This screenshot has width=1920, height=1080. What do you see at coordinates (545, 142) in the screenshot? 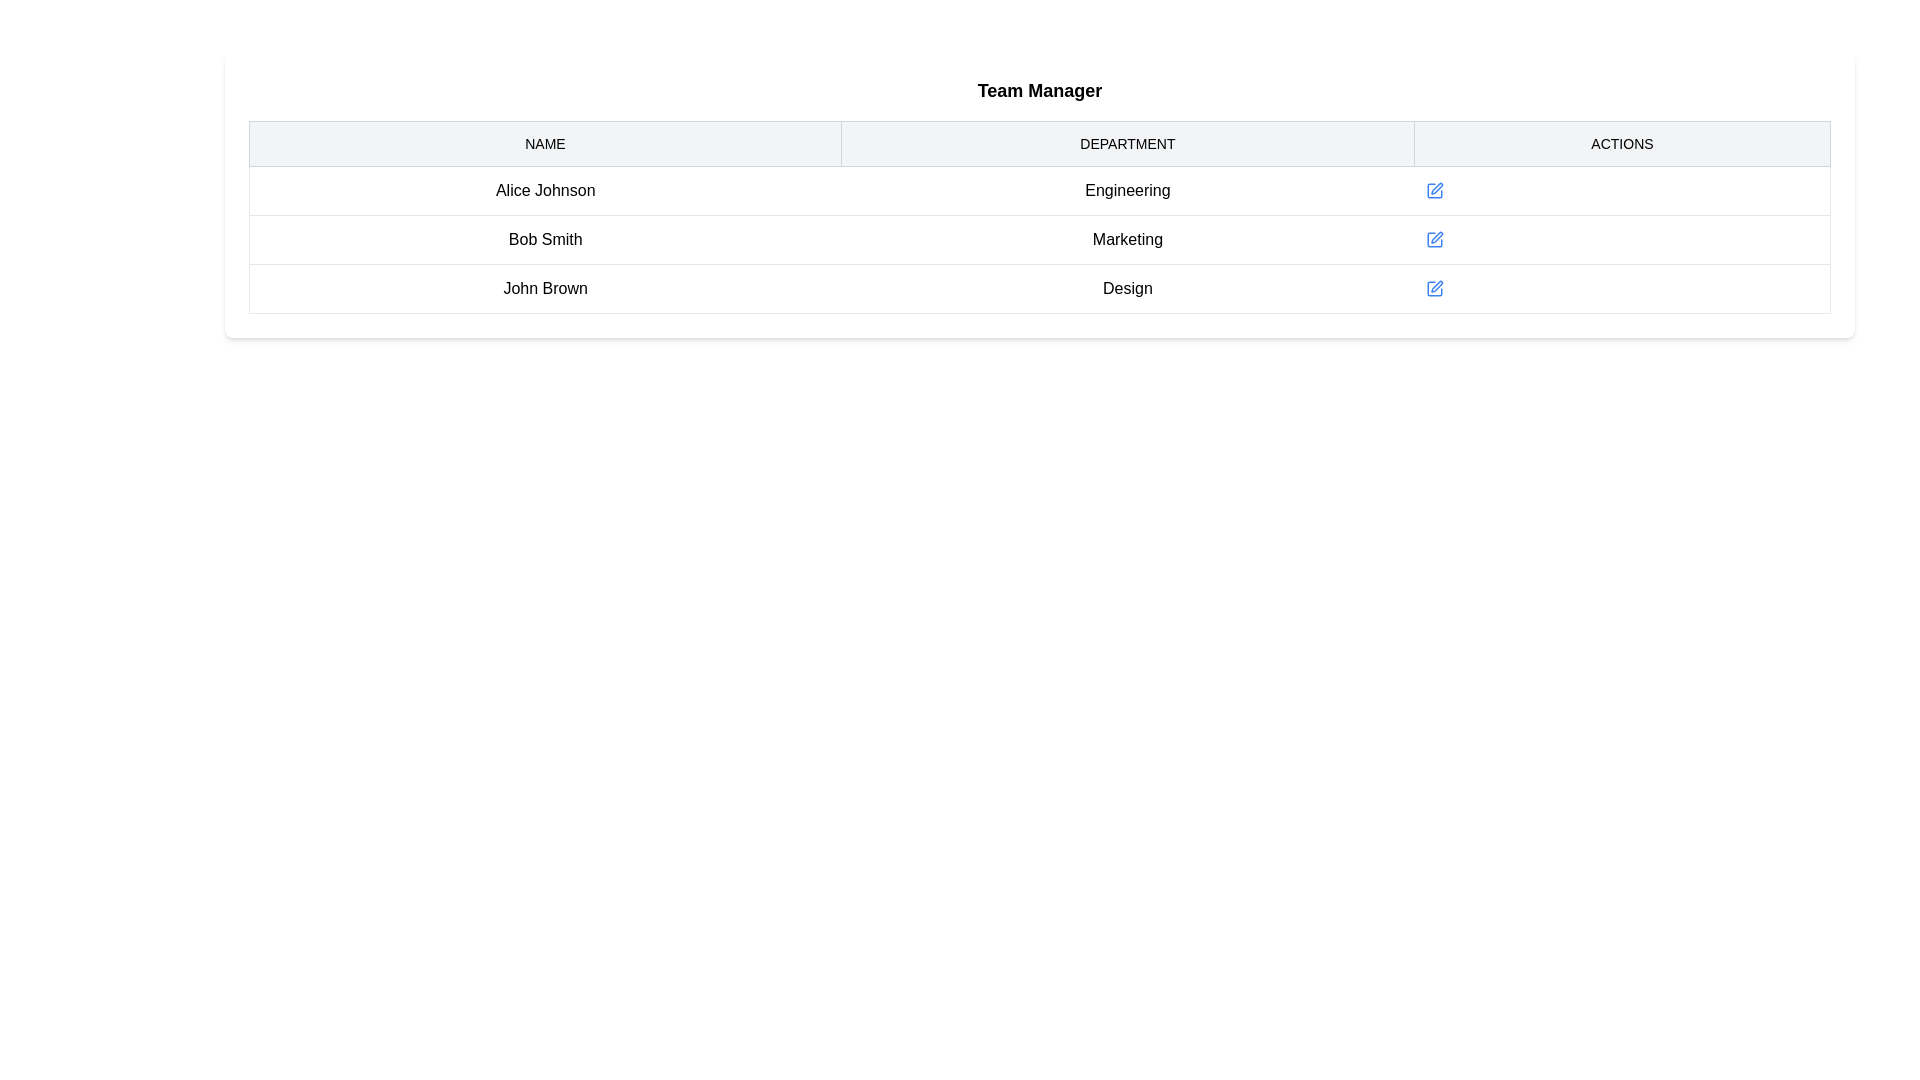
I see `the table header cell labeled 'Name', which is styled in uppercase bold font and is the leftmost header in the top row of the data table` at bounding box center [545, 142].